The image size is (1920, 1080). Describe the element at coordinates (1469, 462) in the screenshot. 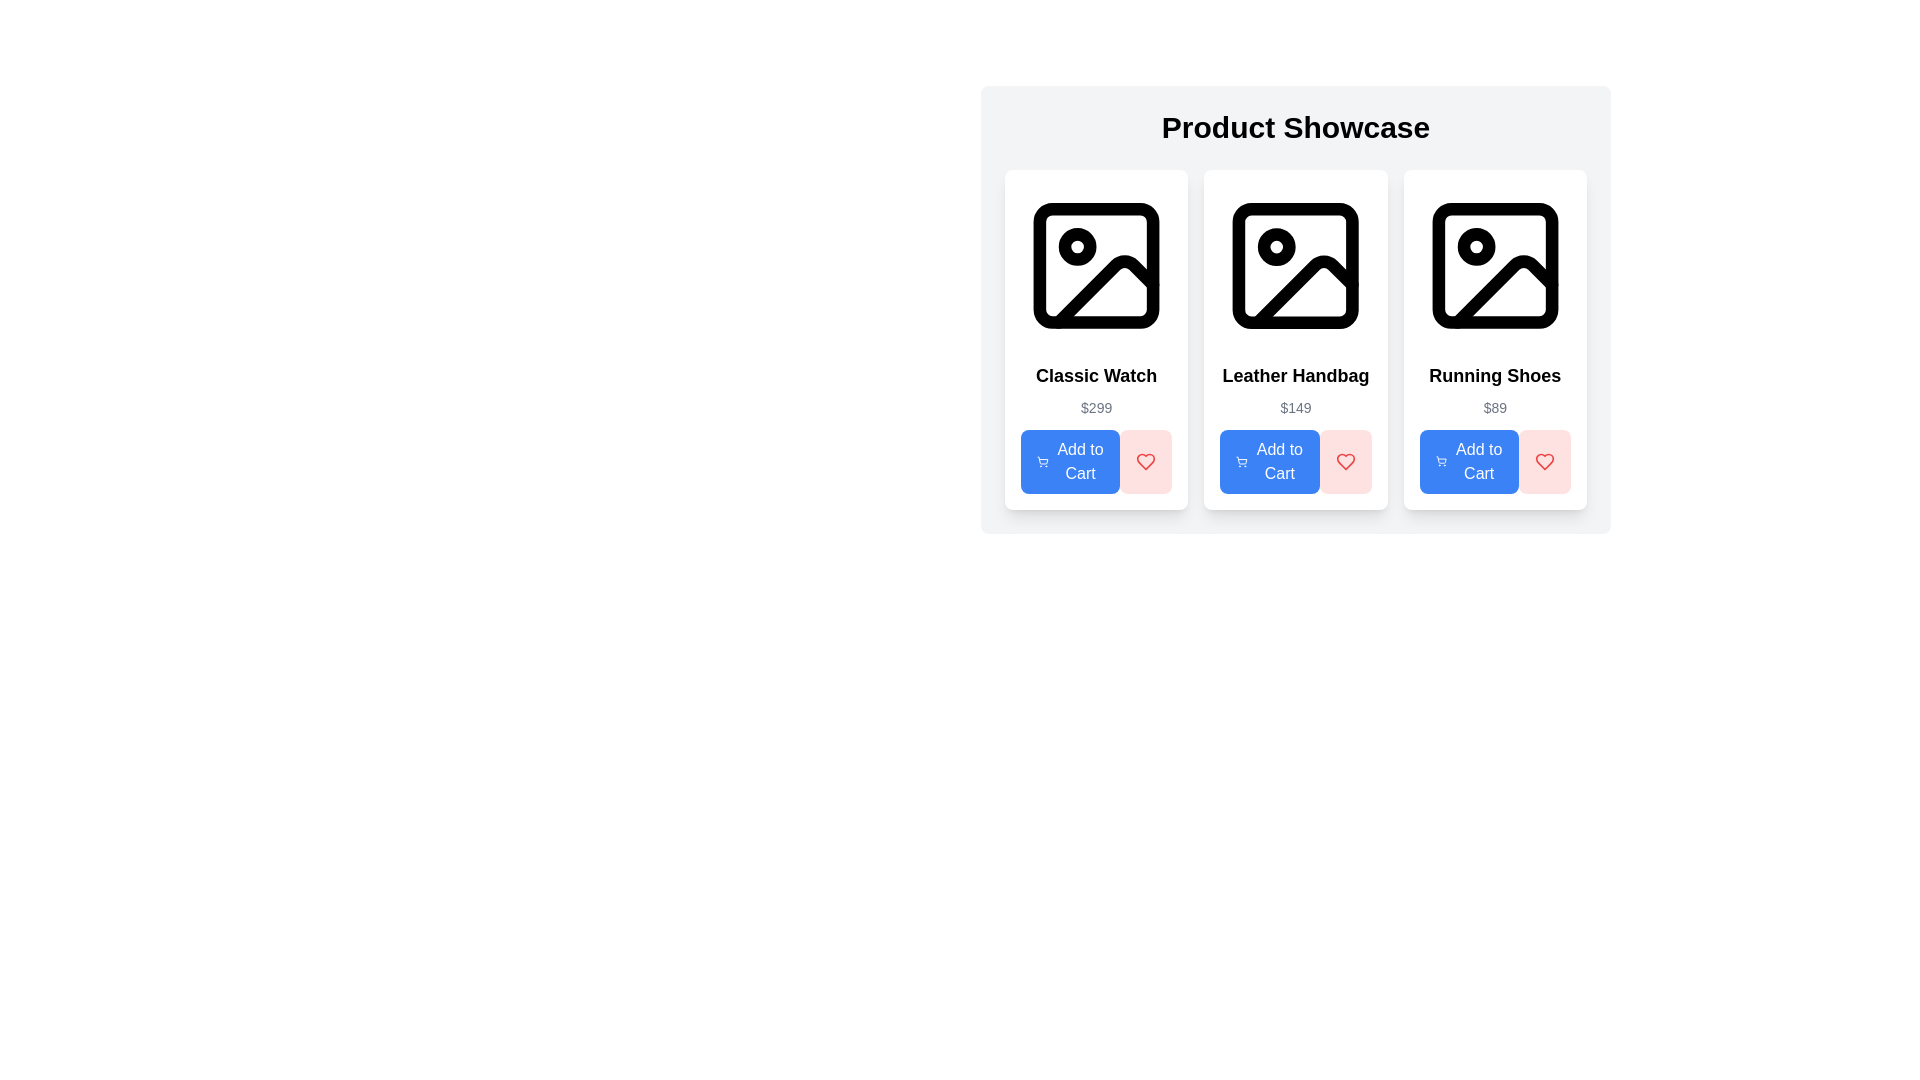

I see `the 'Add to Cart' button located at the bottom center of the 'Running Shoes' product card to trigger the hover effect` at that location.